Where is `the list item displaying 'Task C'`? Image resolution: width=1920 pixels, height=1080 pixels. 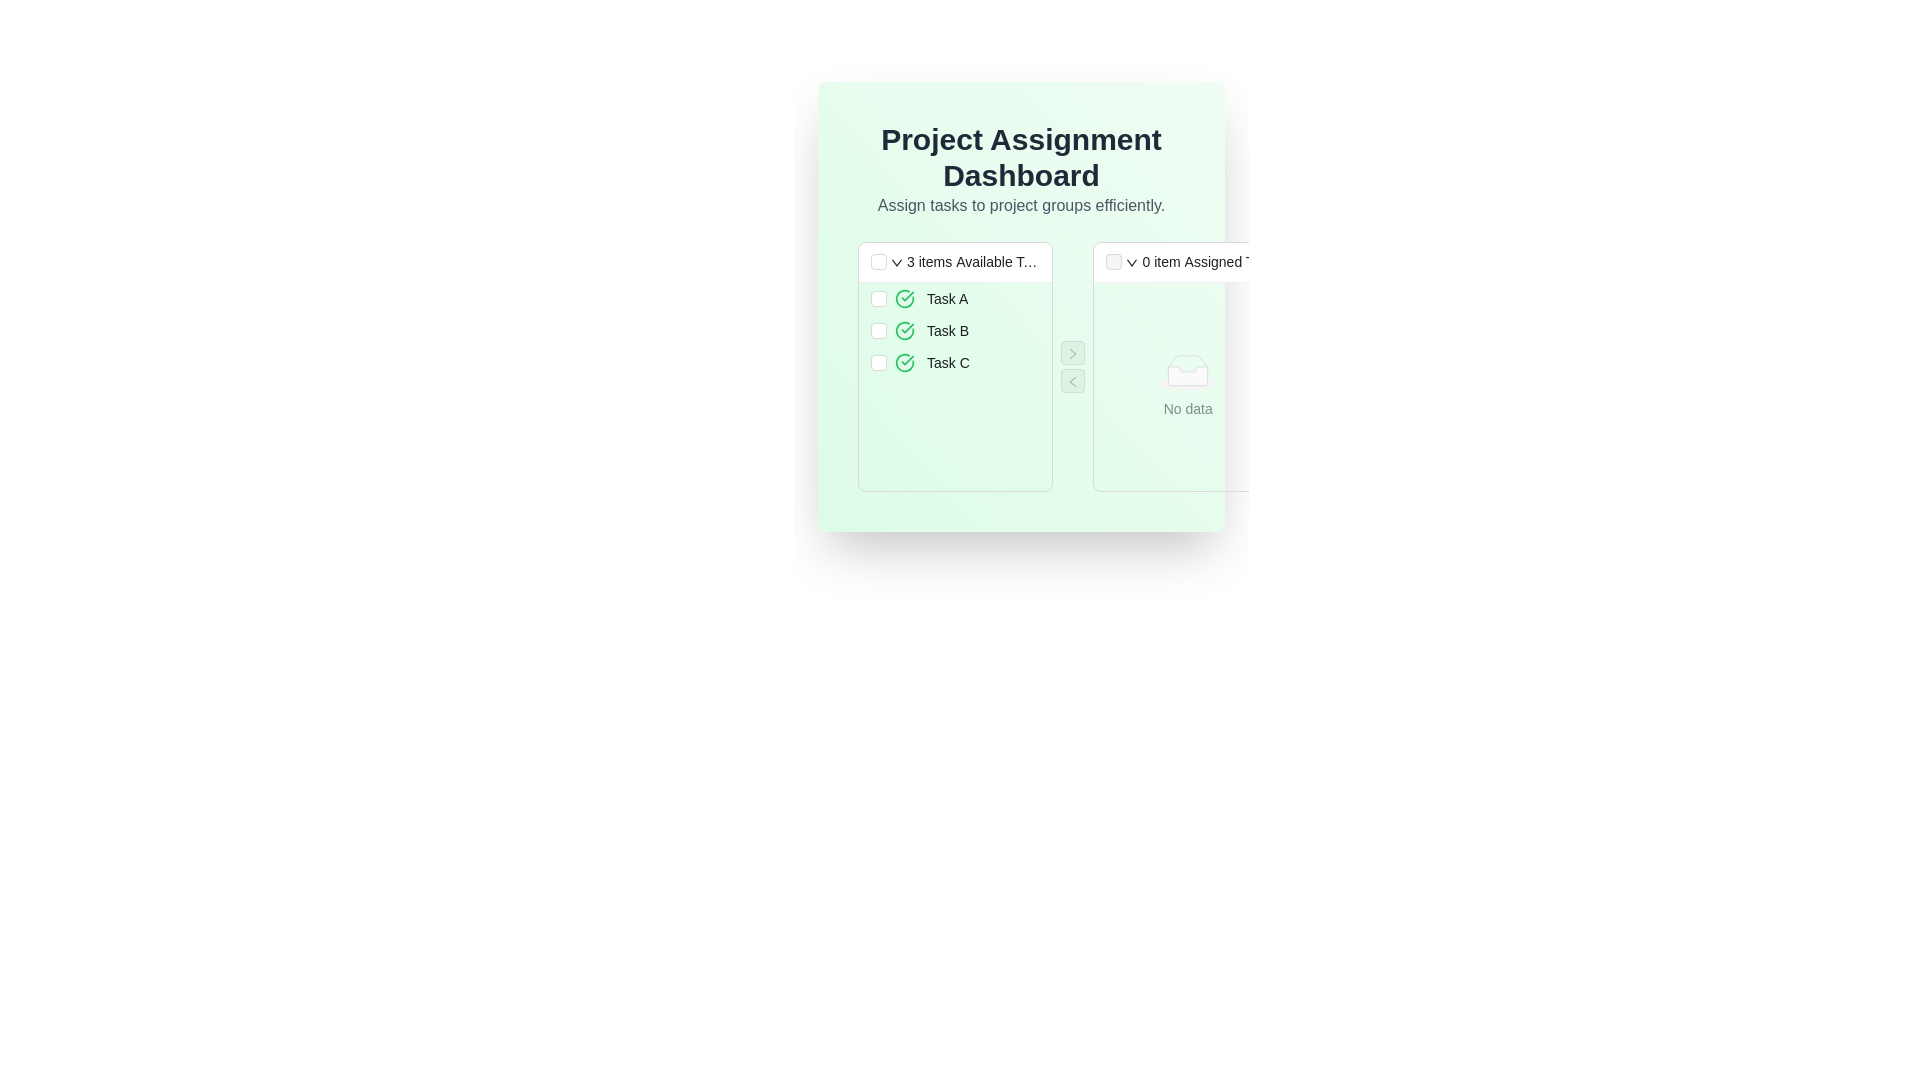
the list item displaying 'Task C' is located at coordinates (967, 362).